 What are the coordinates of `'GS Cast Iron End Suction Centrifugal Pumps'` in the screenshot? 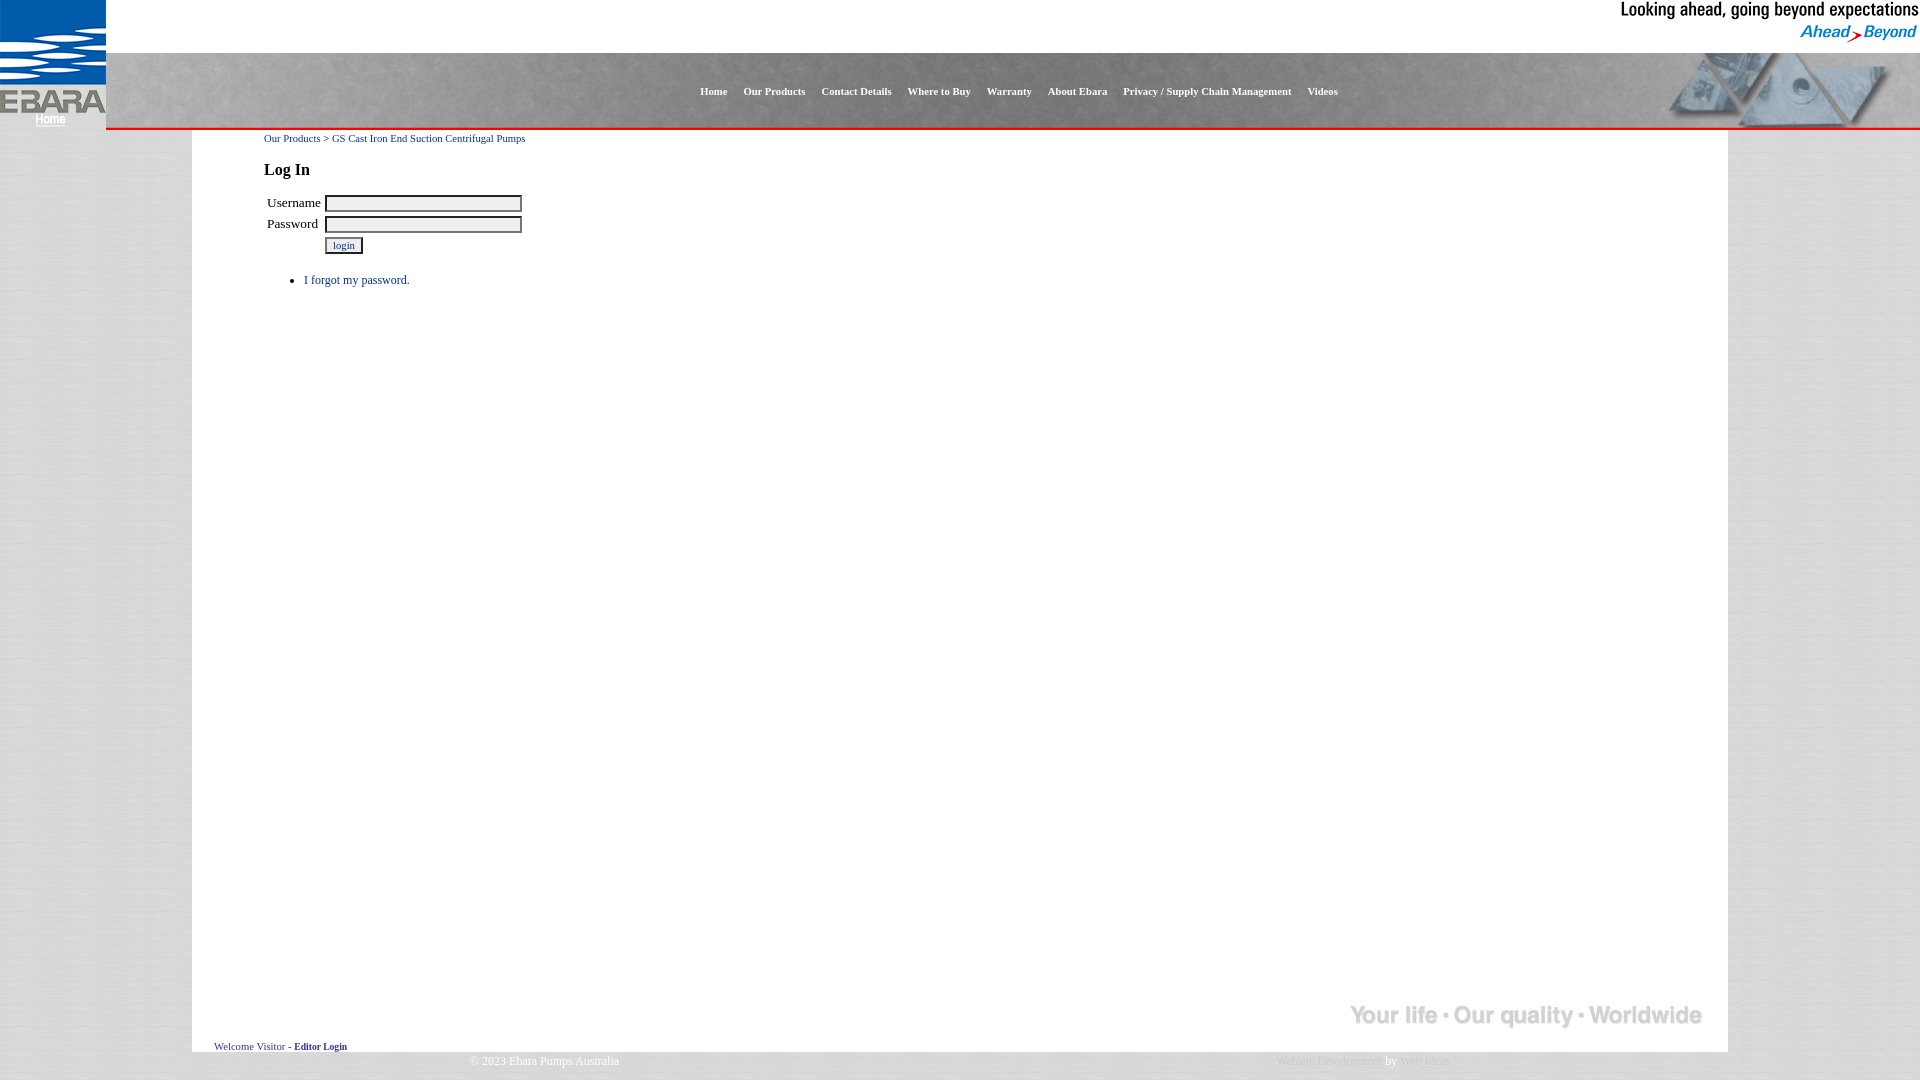 It's located at (427, 137).